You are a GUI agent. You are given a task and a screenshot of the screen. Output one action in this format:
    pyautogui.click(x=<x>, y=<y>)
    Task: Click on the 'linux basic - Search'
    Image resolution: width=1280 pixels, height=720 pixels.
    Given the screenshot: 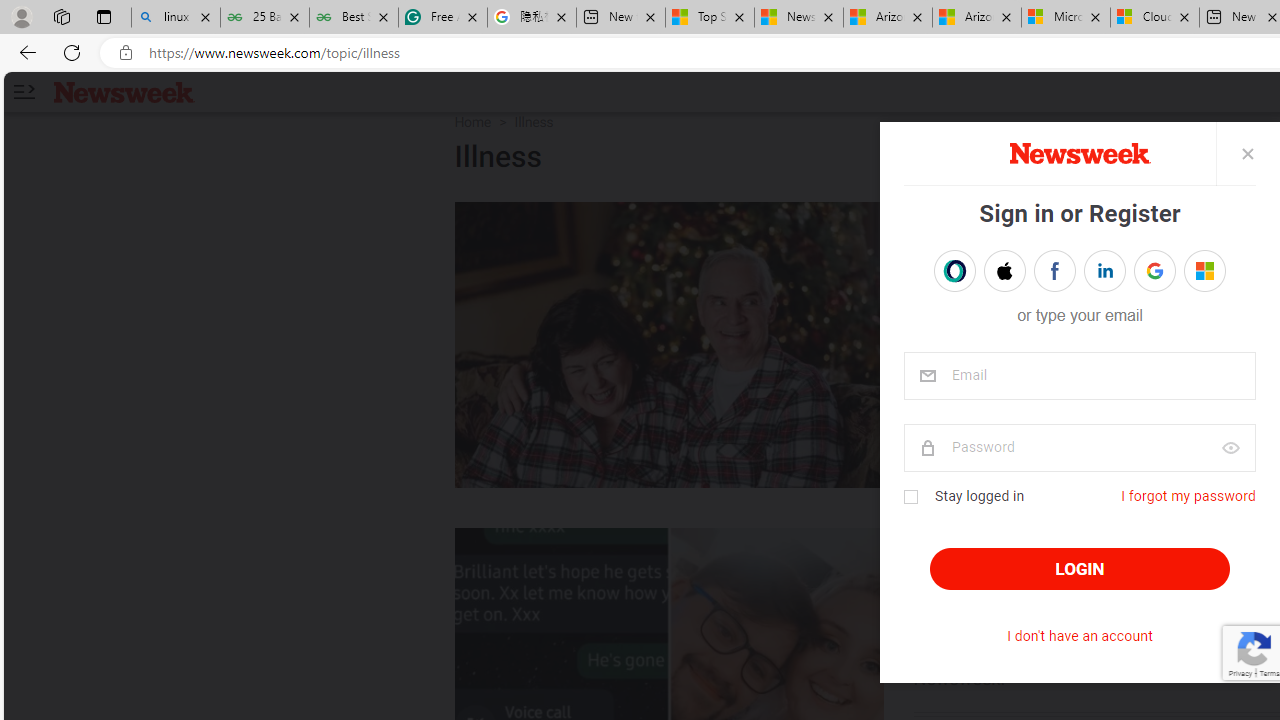 What is the action you would take?
    pyautogui.click(x=176, y=17)
    